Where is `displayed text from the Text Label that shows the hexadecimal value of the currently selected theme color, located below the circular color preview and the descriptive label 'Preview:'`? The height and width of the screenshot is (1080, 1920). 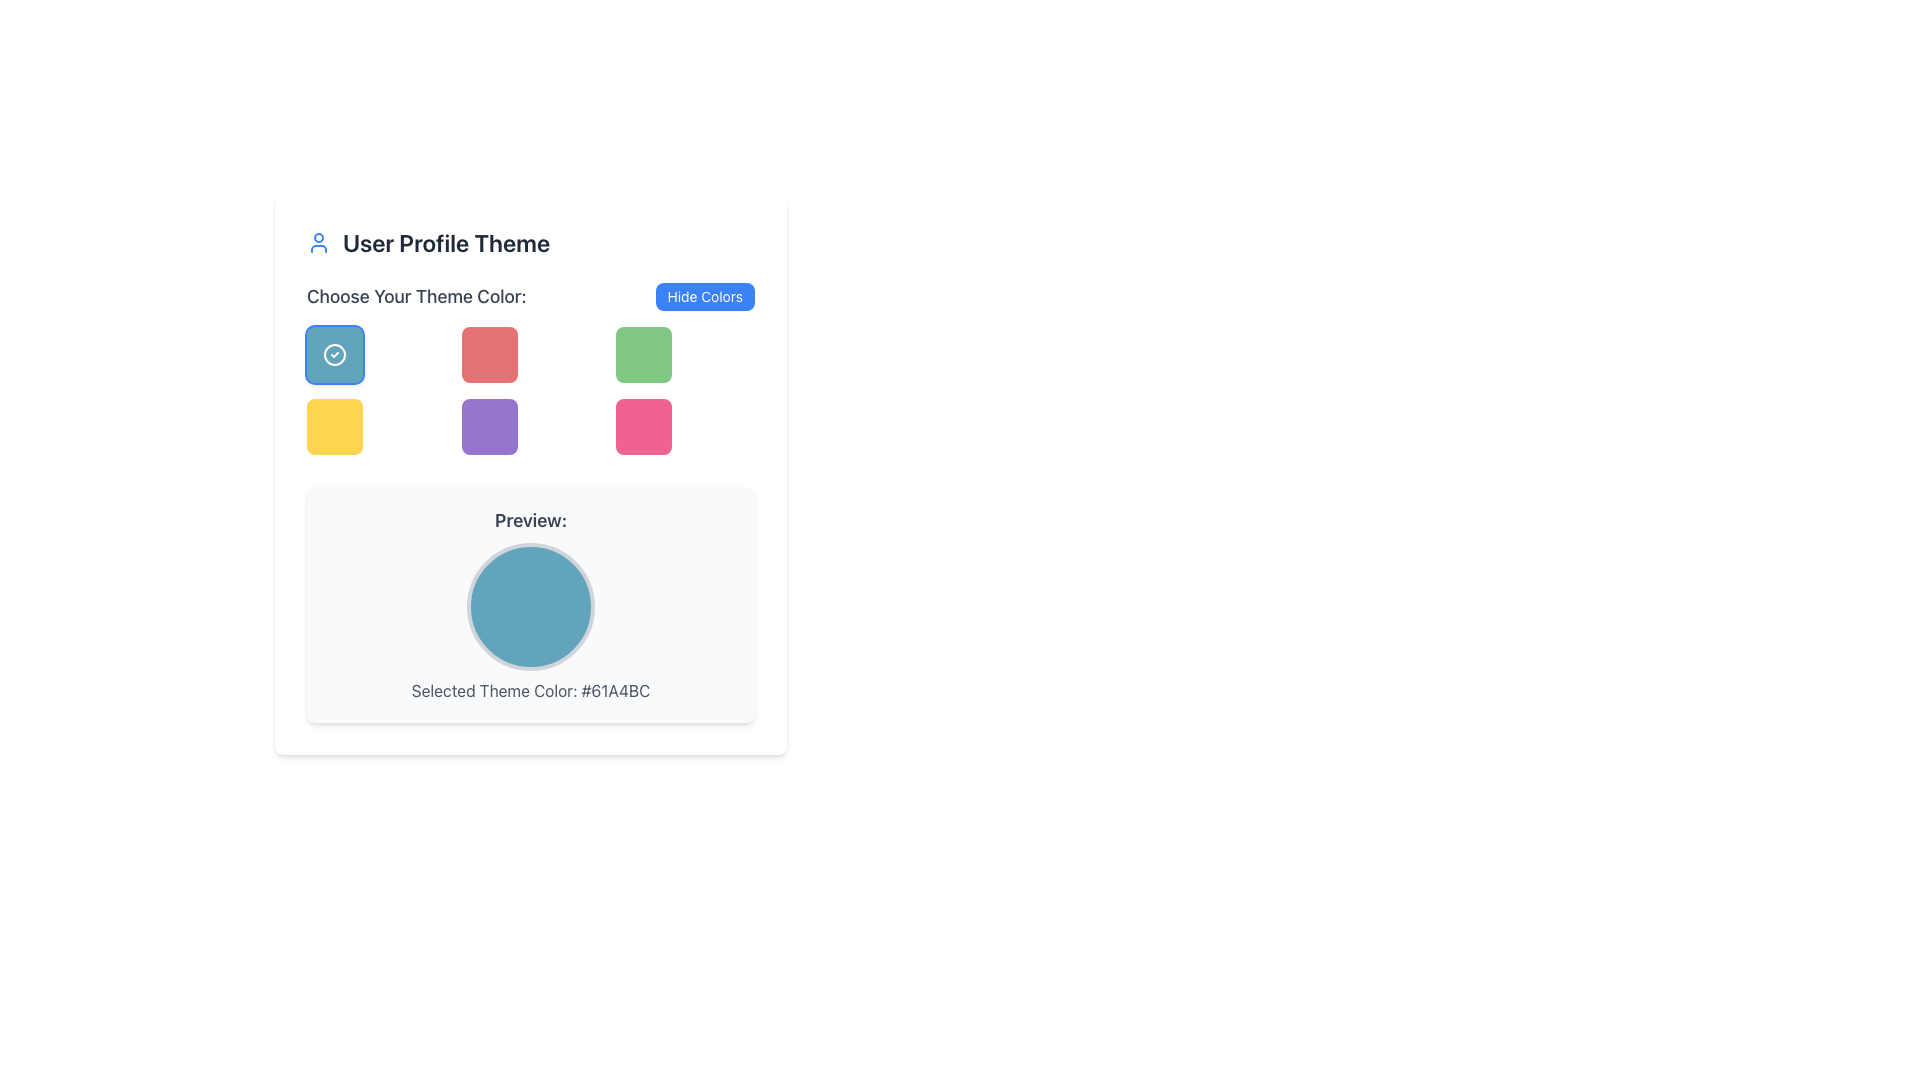 displayed text from the Text Label that shows the hexadecimal value of the currently selected theme color, located below the circular color preview and the descriptive label 'Preview:' is located at coordinates (531, 689).